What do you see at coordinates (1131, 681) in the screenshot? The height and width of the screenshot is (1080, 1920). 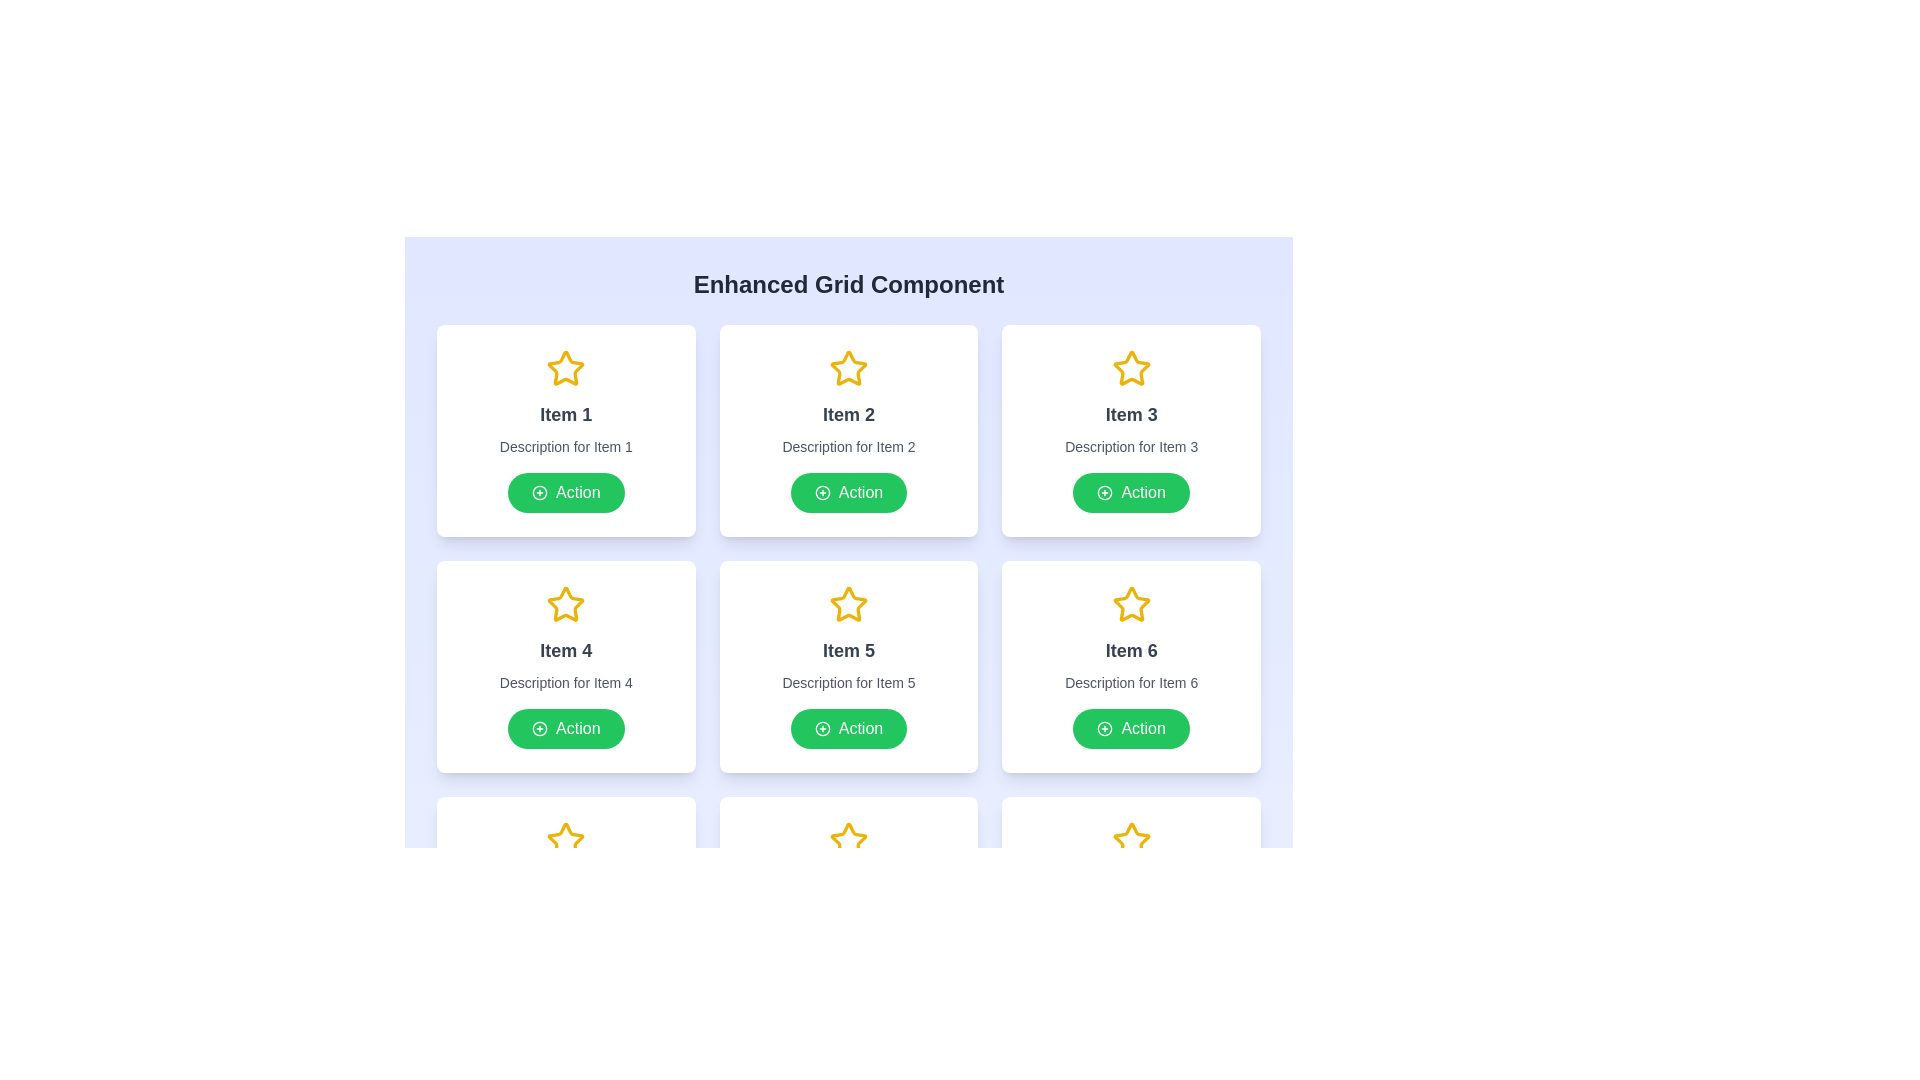 I see `the Text Label that provides a description related to 'Item 6' within its card layout, positioned below the title 'Item 6' and above the 'Action' button` at bounding box center [1131, 681].